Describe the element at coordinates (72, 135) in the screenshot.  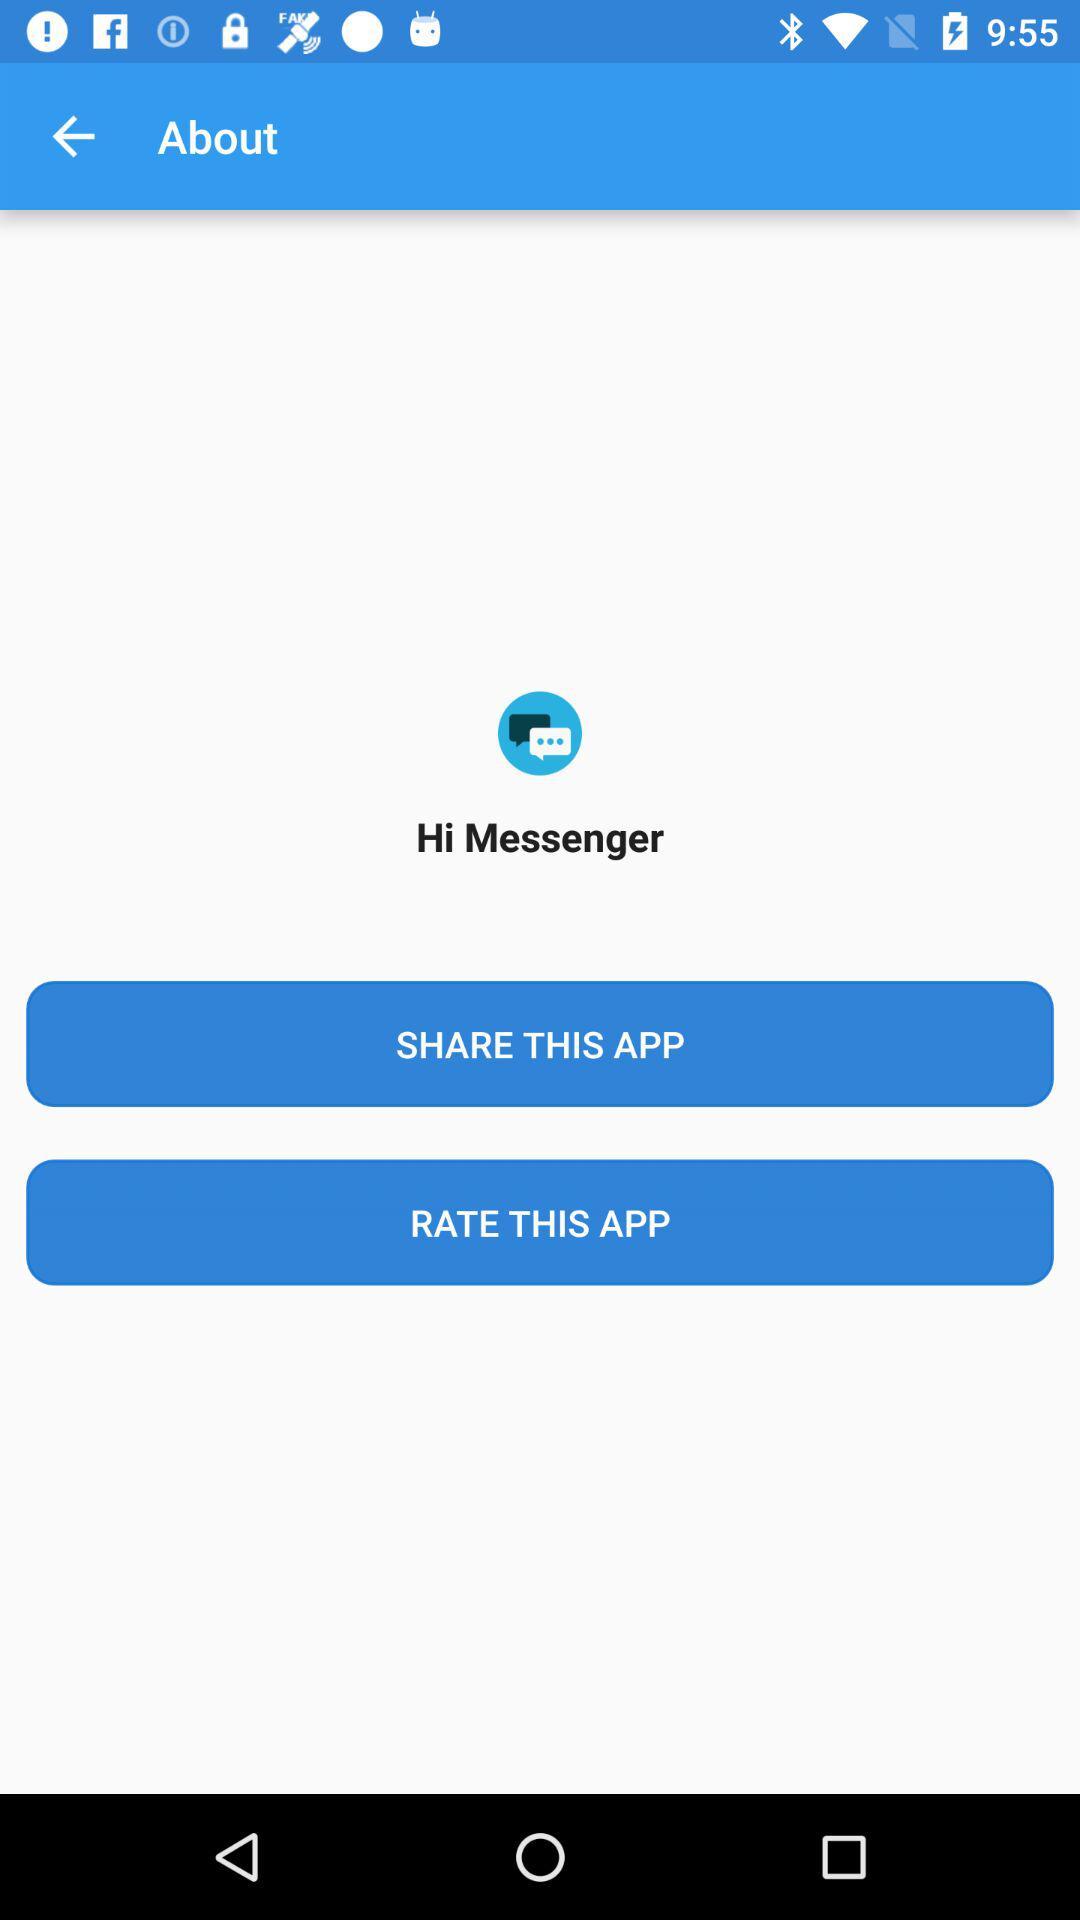
I see `item above share this app item` at that location.